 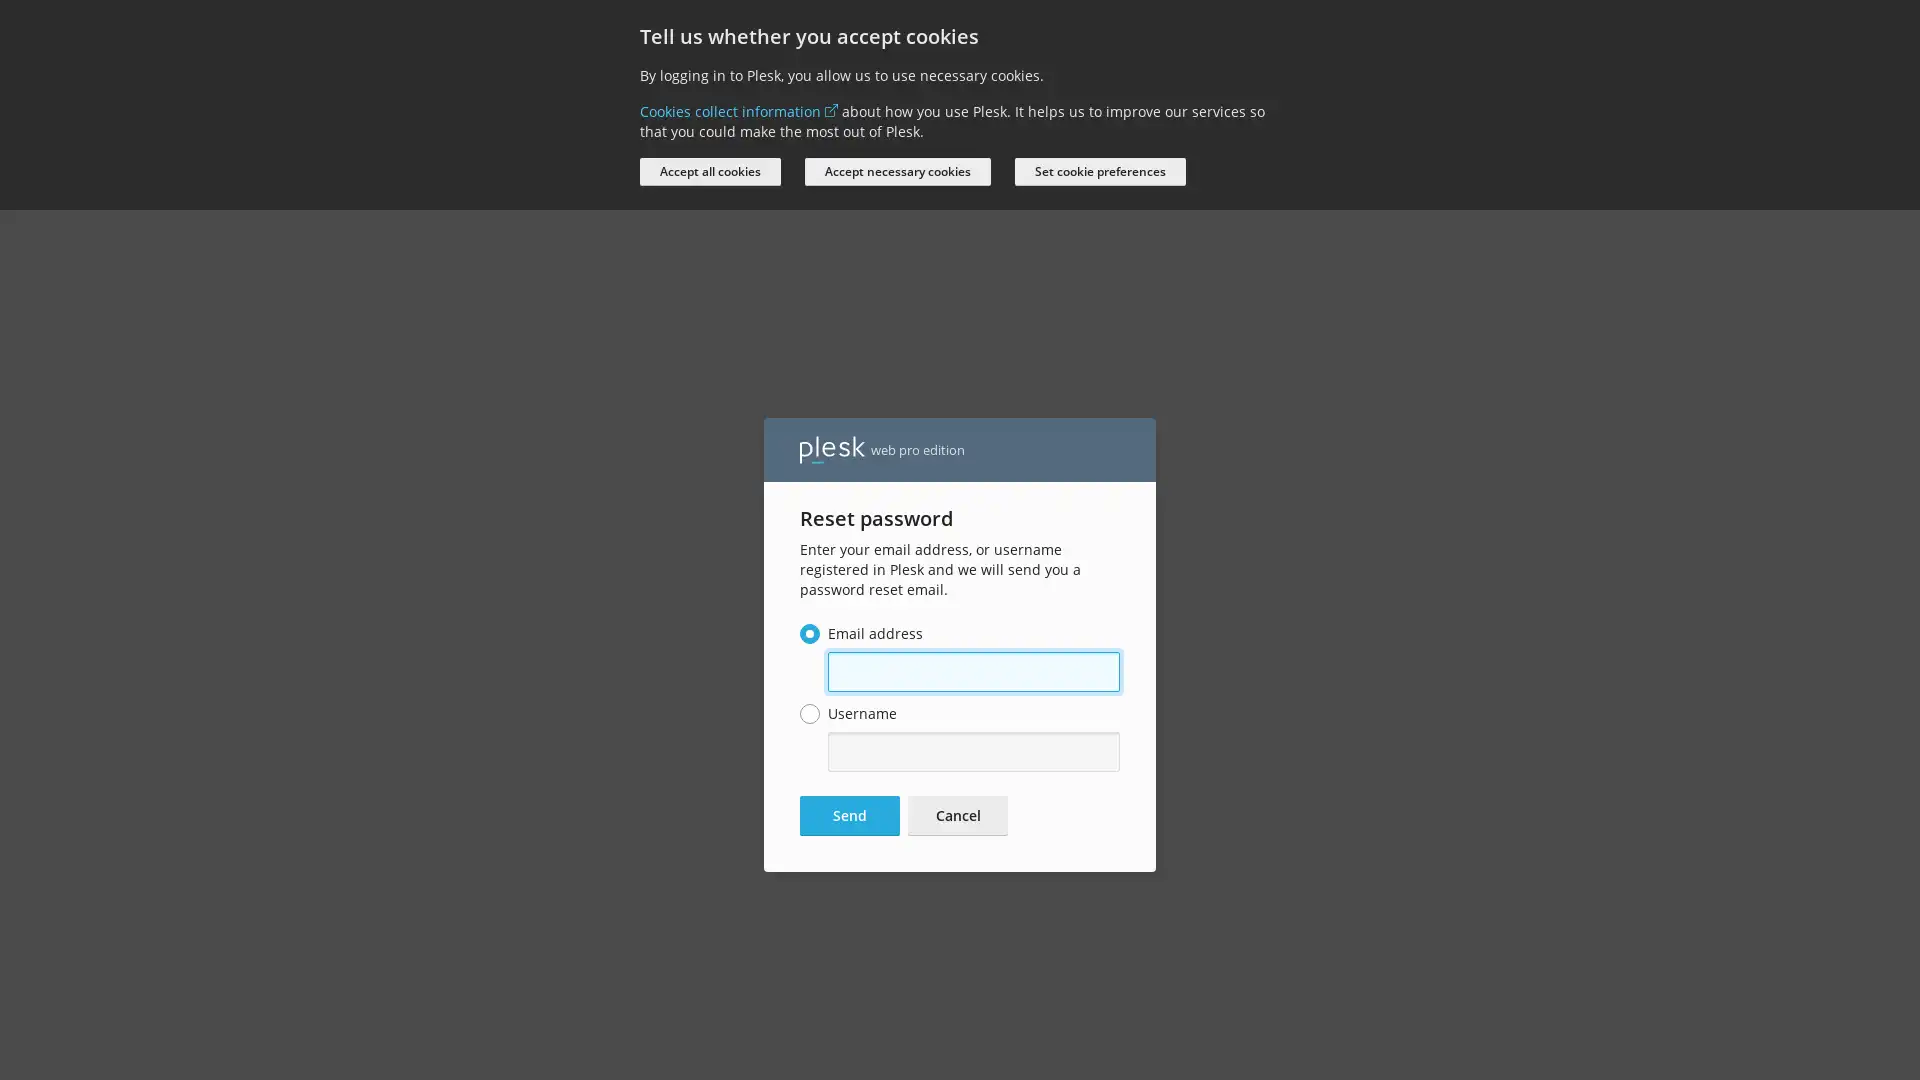 I want to click on Accept necessary cookies, so click(x=896, y=171).